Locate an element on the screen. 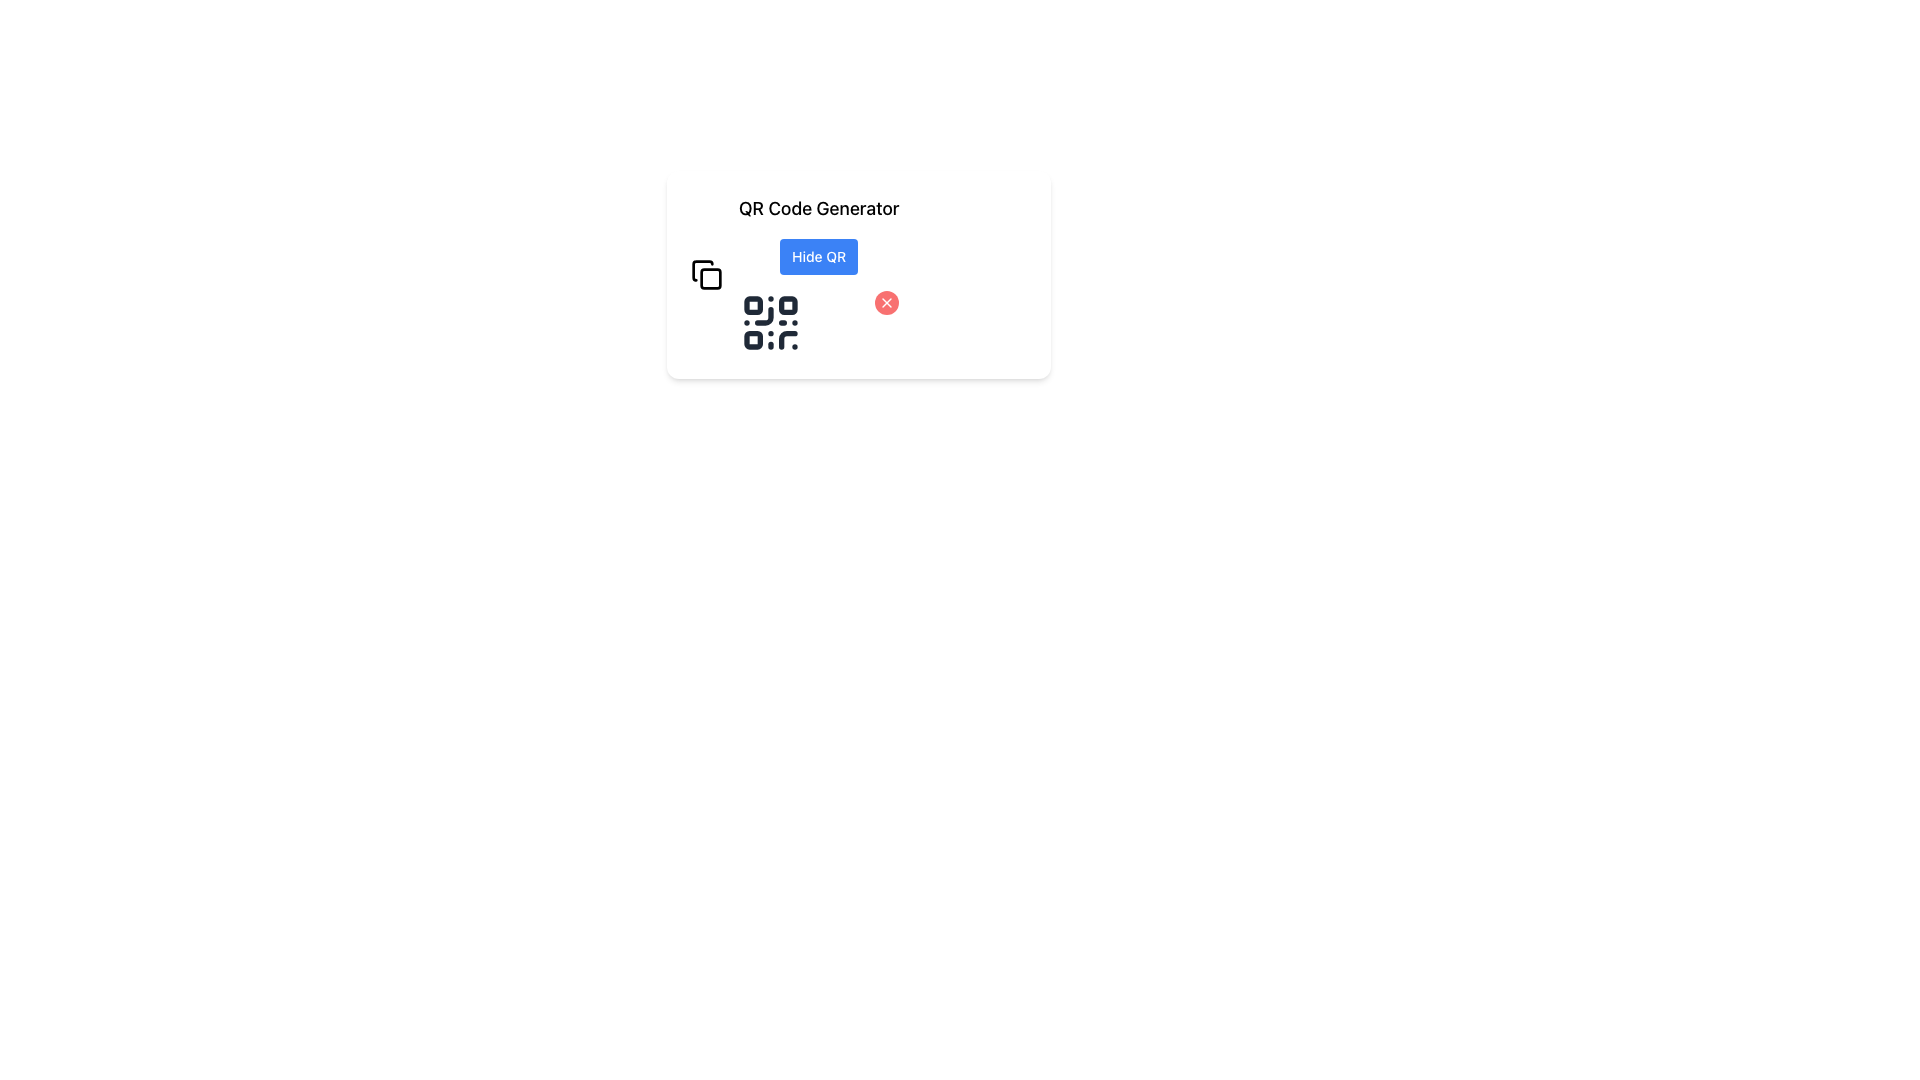  the button located beneath the title 'QR Code Generator' to hide the currently visible QR code is located at coordinates (819, 274).